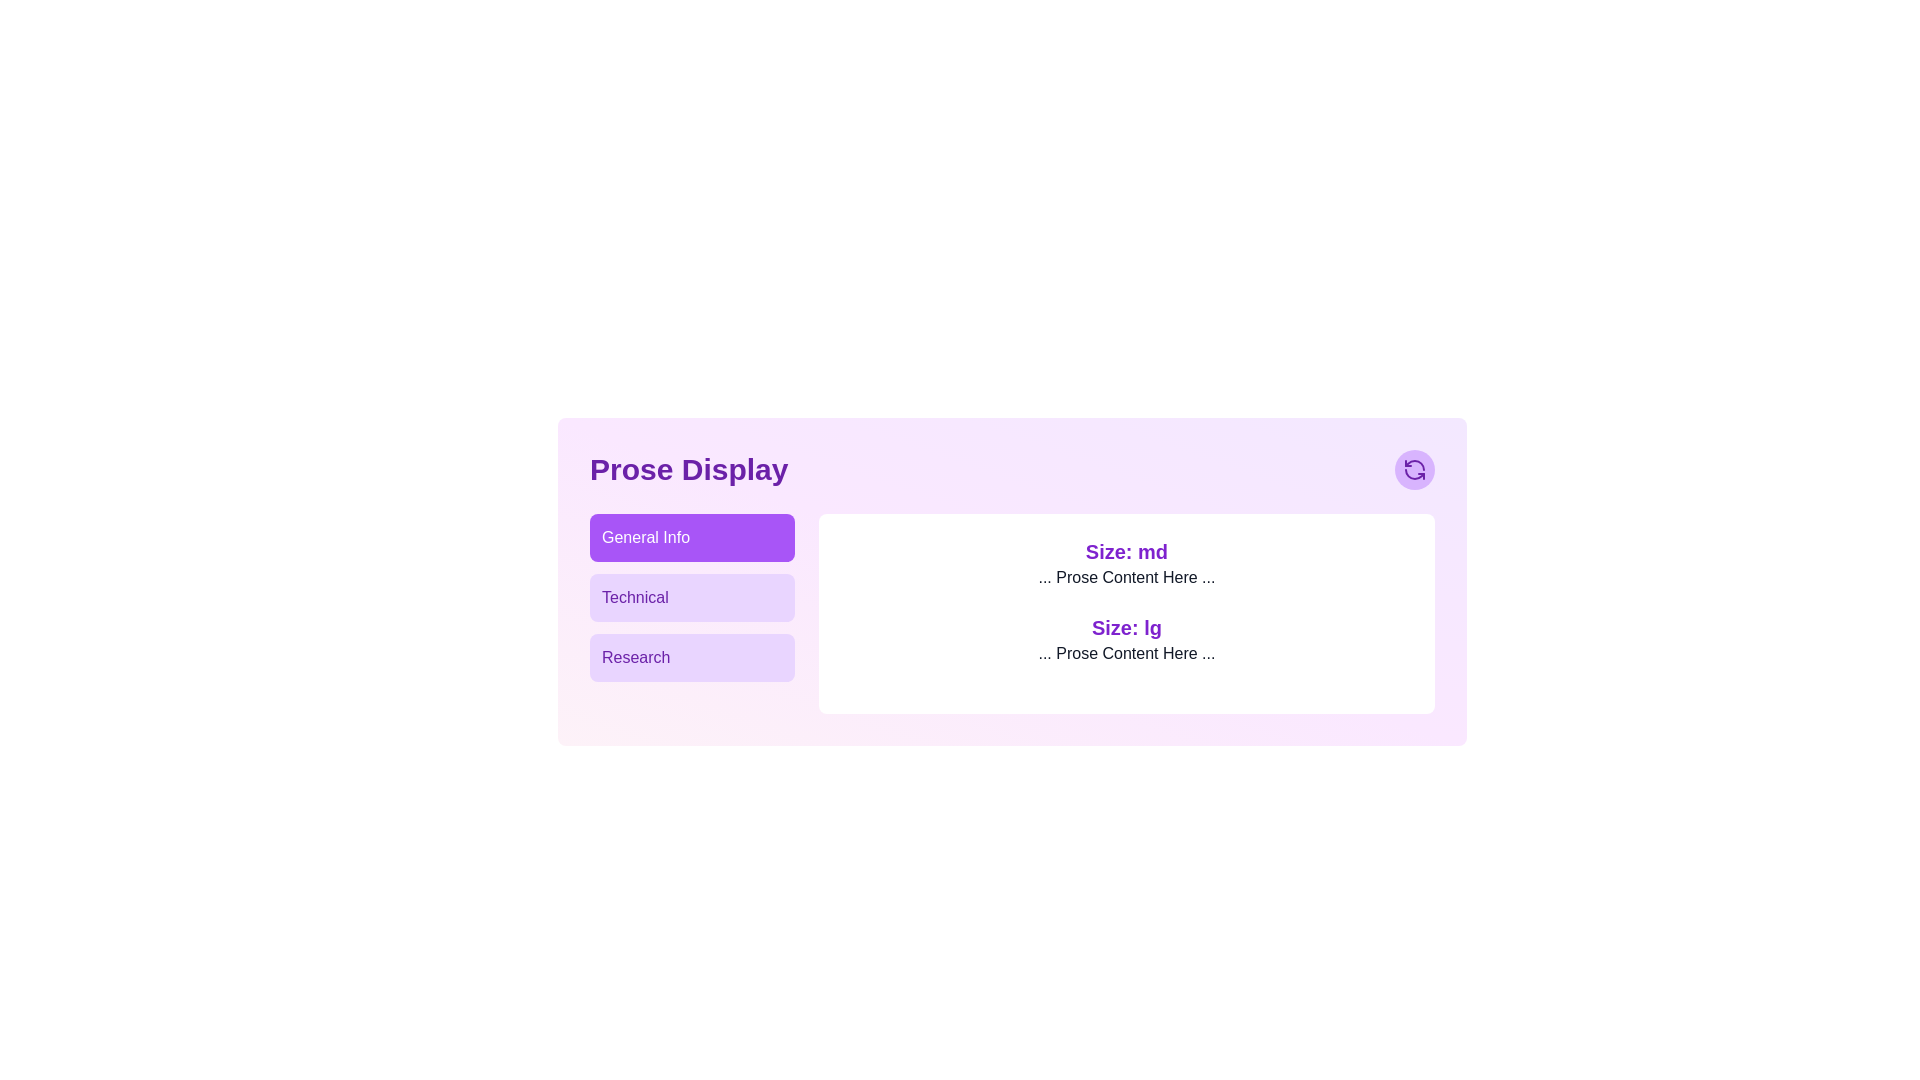  I want to click on the text label reading 'Prose Display', which is styled in a large, bold, deep purple font and located in the top portion of a panel, to the left of a circular refresh button, so click(689, 470).